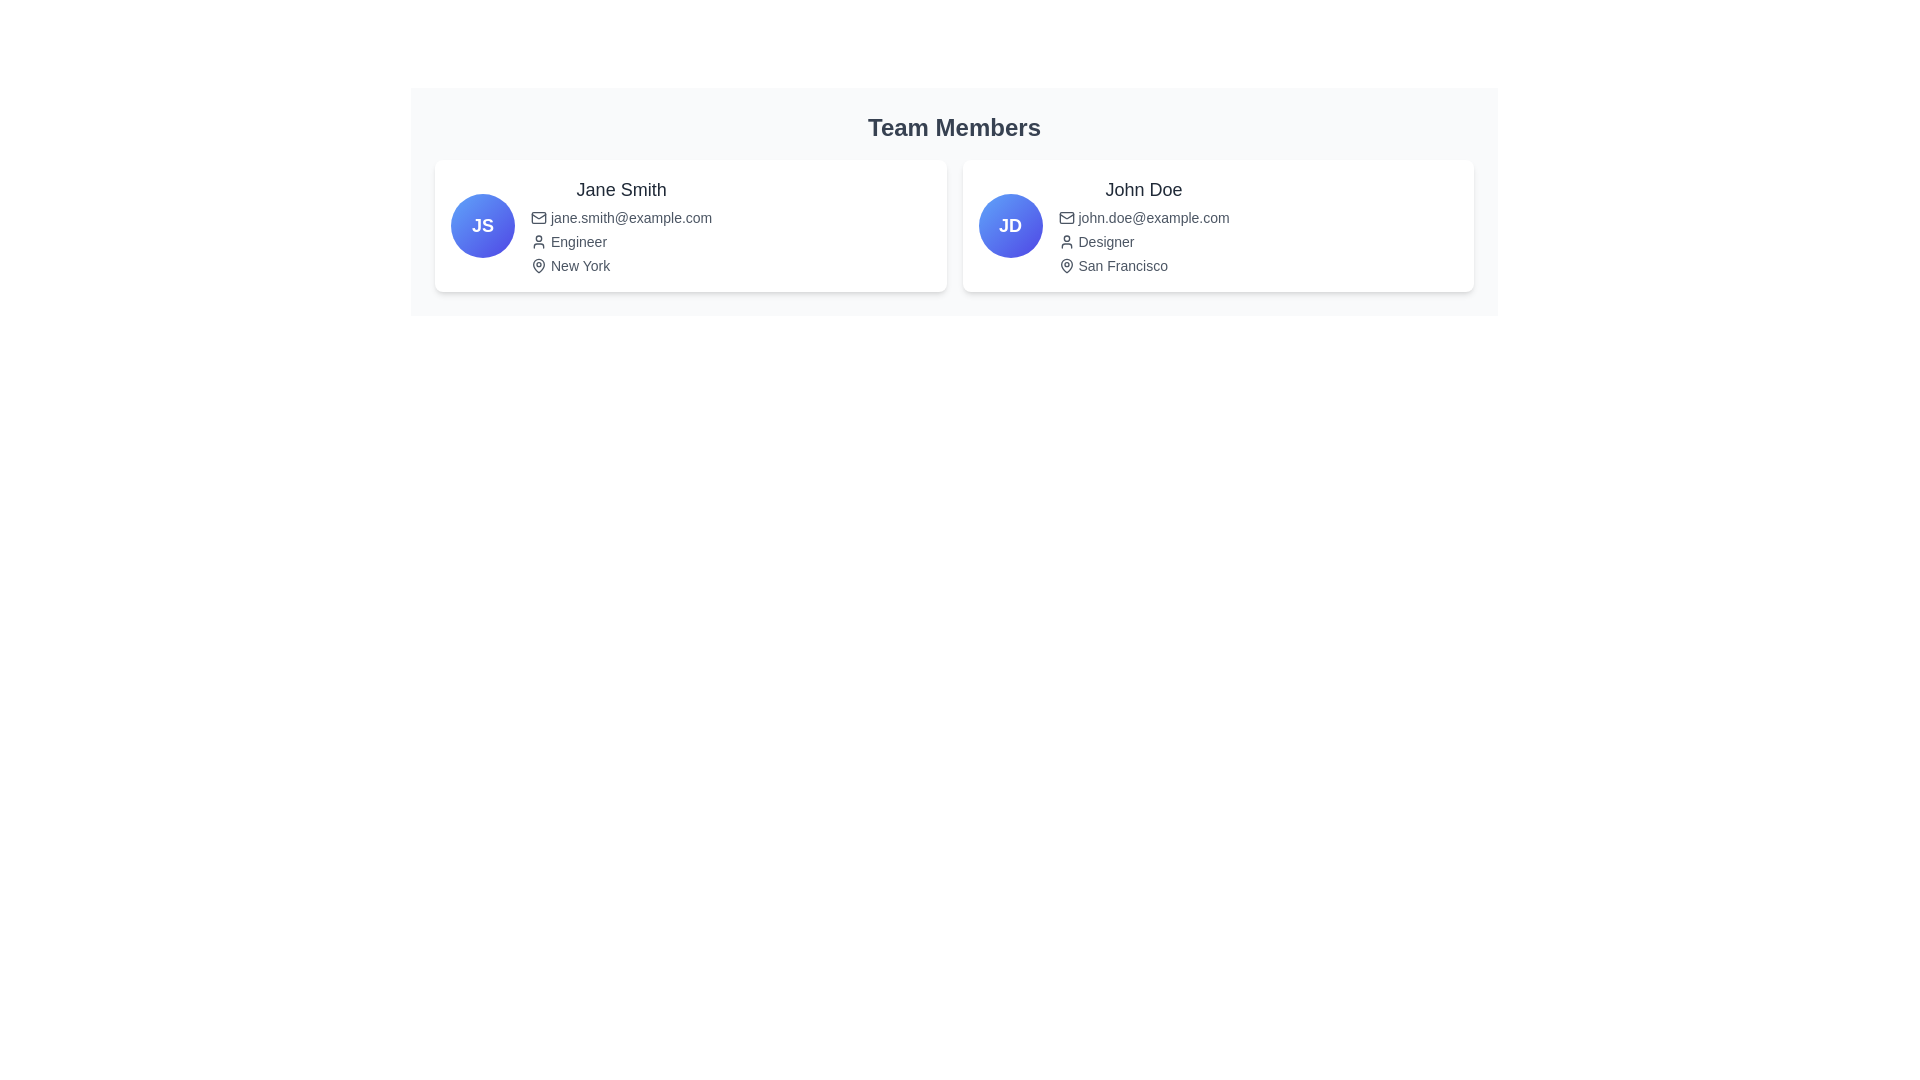  What do you see at coordinates (1217, 225) in the screenshot?
I see `the Profile Card displaying team member information, which is the second card in a horizontal arrangement, to apply a hover effect` at bounding box center [1217, 225].